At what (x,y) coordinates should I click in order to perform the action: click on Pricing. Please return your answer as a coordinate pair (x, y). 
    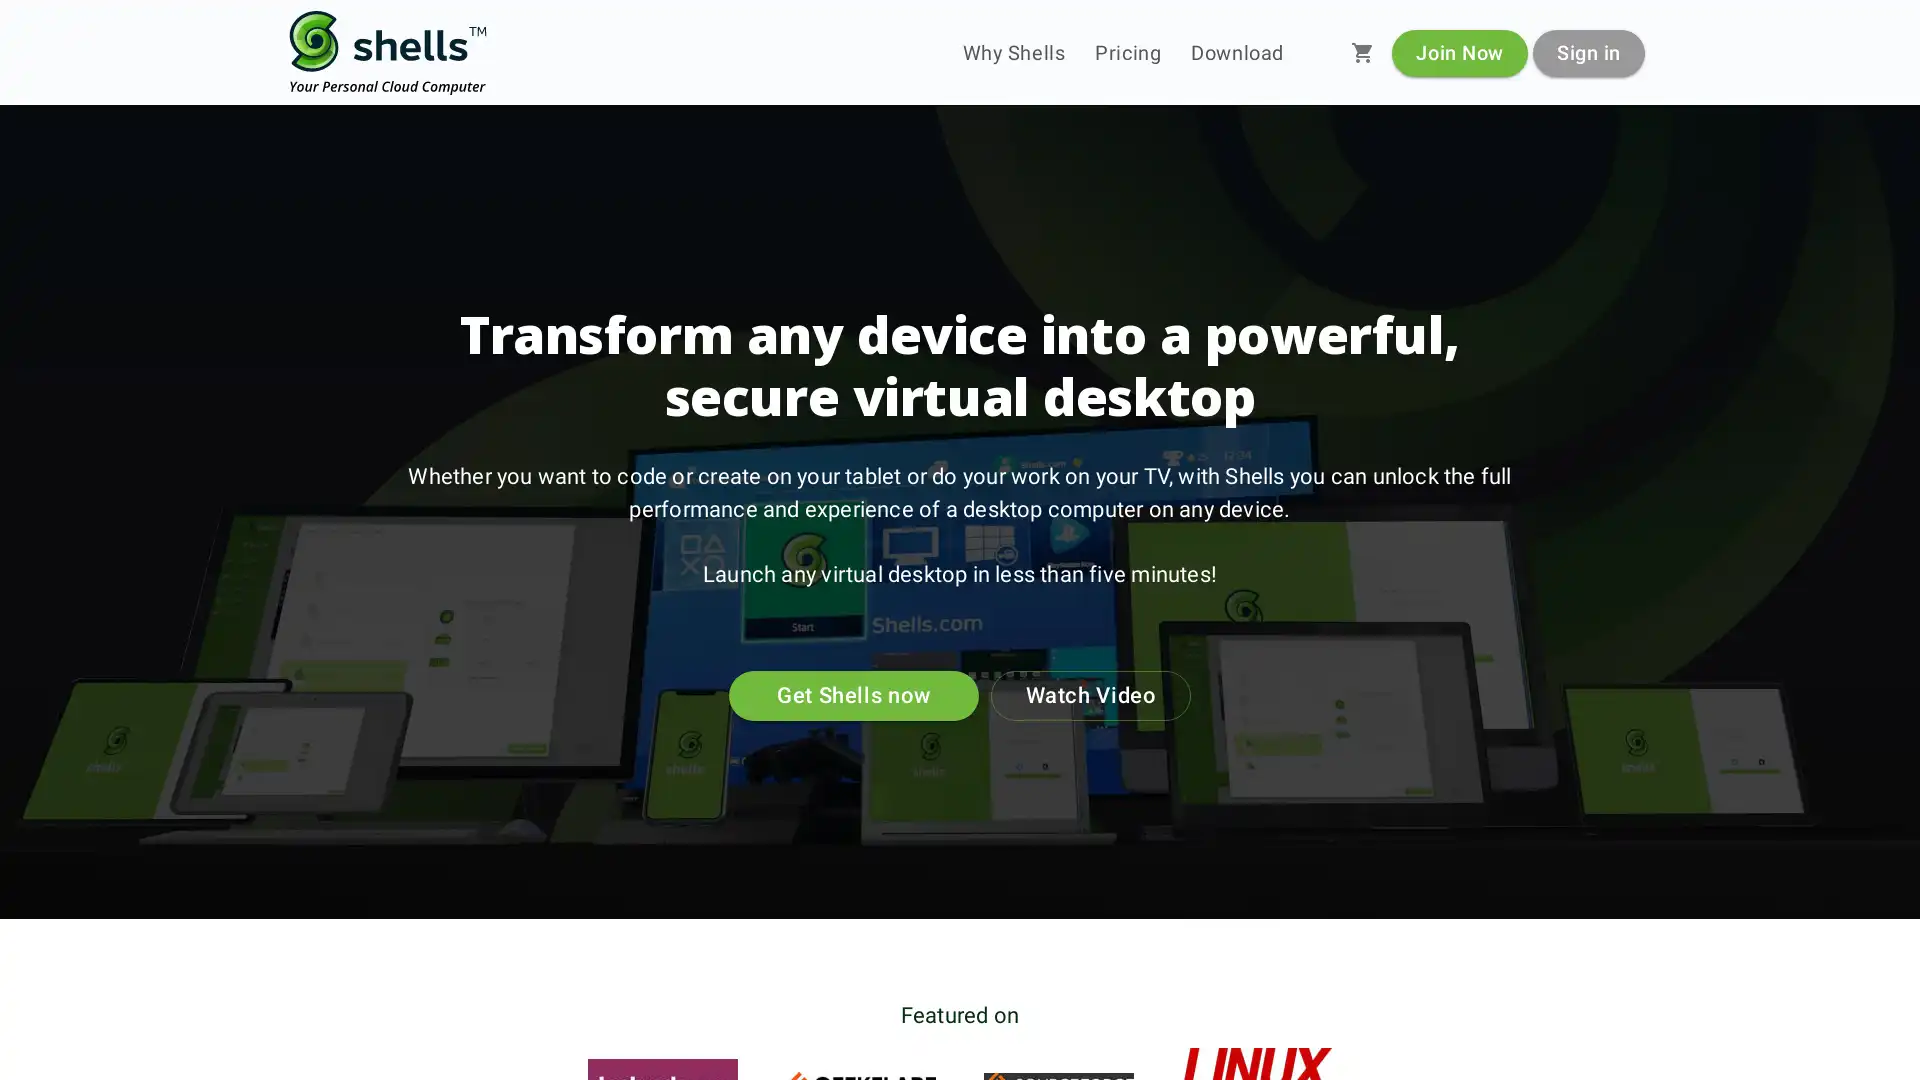
    Looking at the image, I should click on (1128, 52).